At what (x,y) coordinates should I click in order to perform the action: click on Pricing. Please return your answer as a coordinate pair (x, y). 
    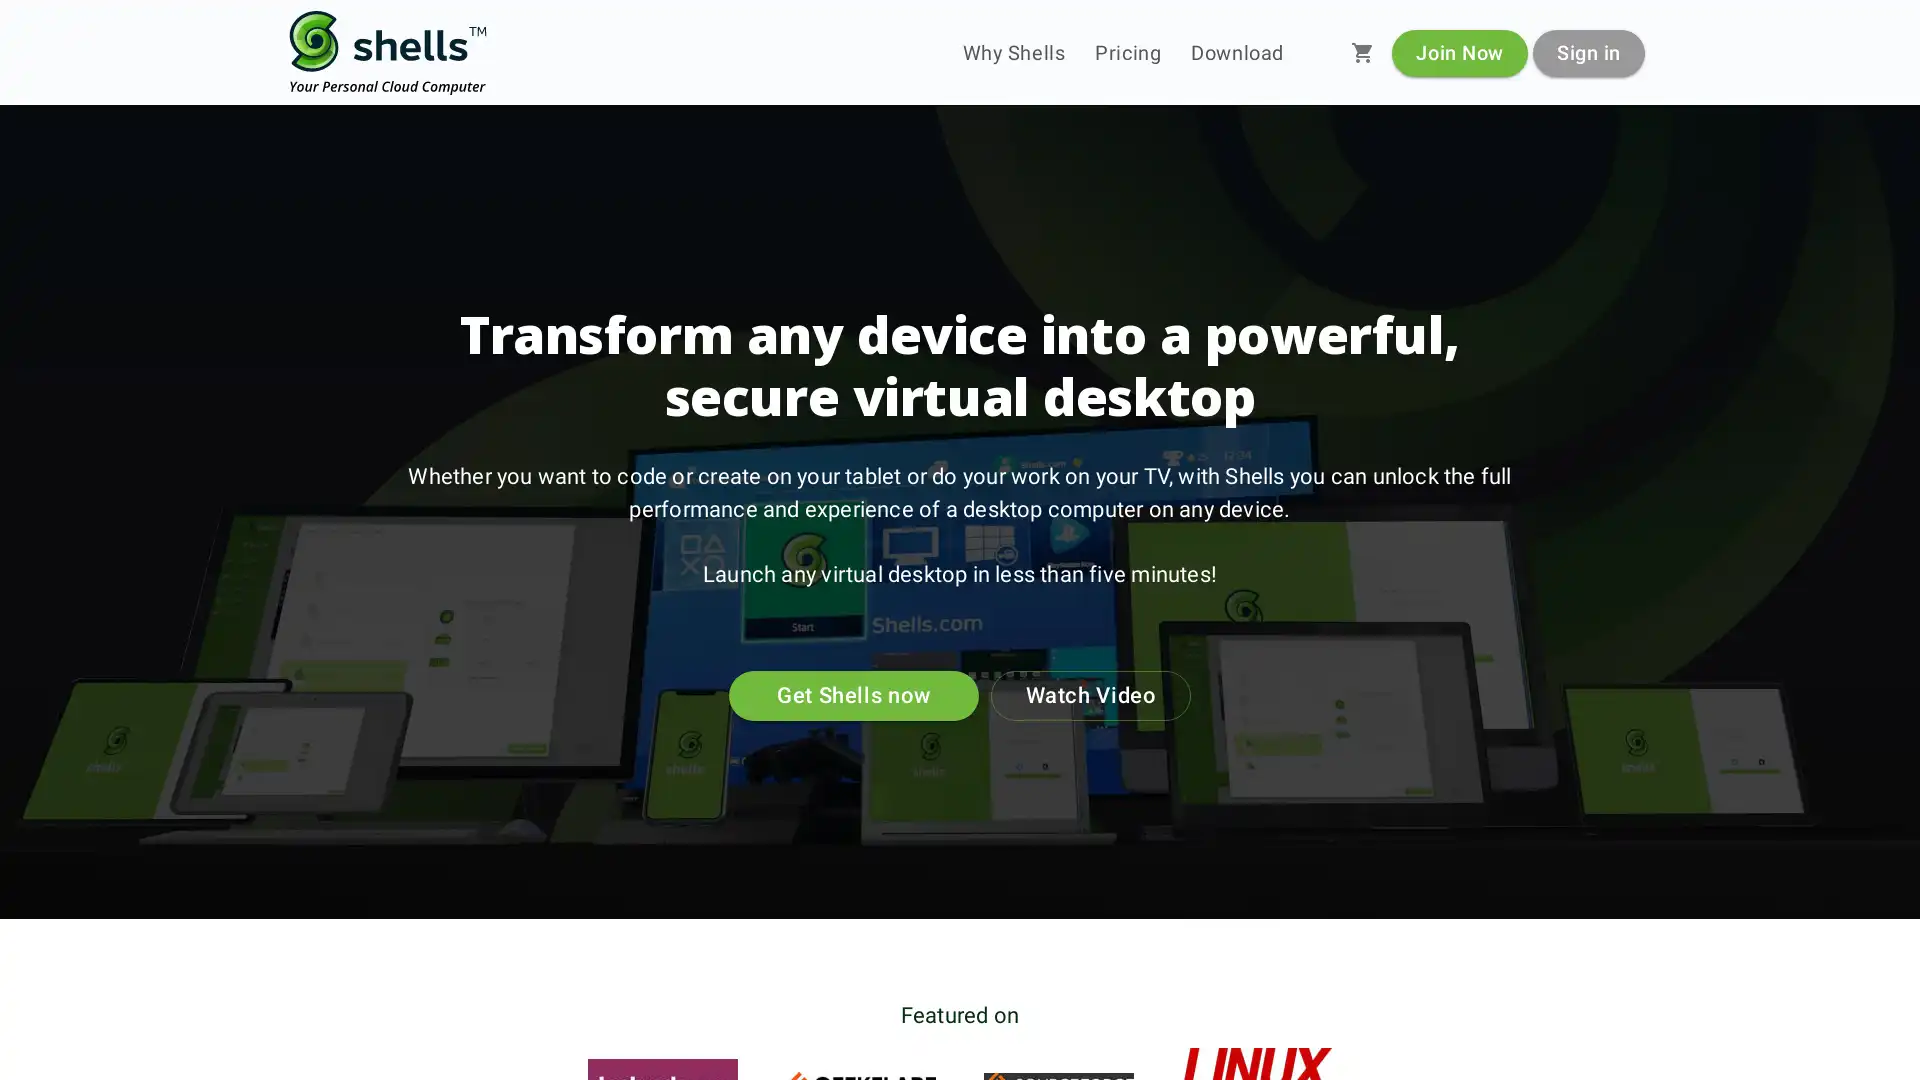
    Looking at the image, I should click on (1128, 52).